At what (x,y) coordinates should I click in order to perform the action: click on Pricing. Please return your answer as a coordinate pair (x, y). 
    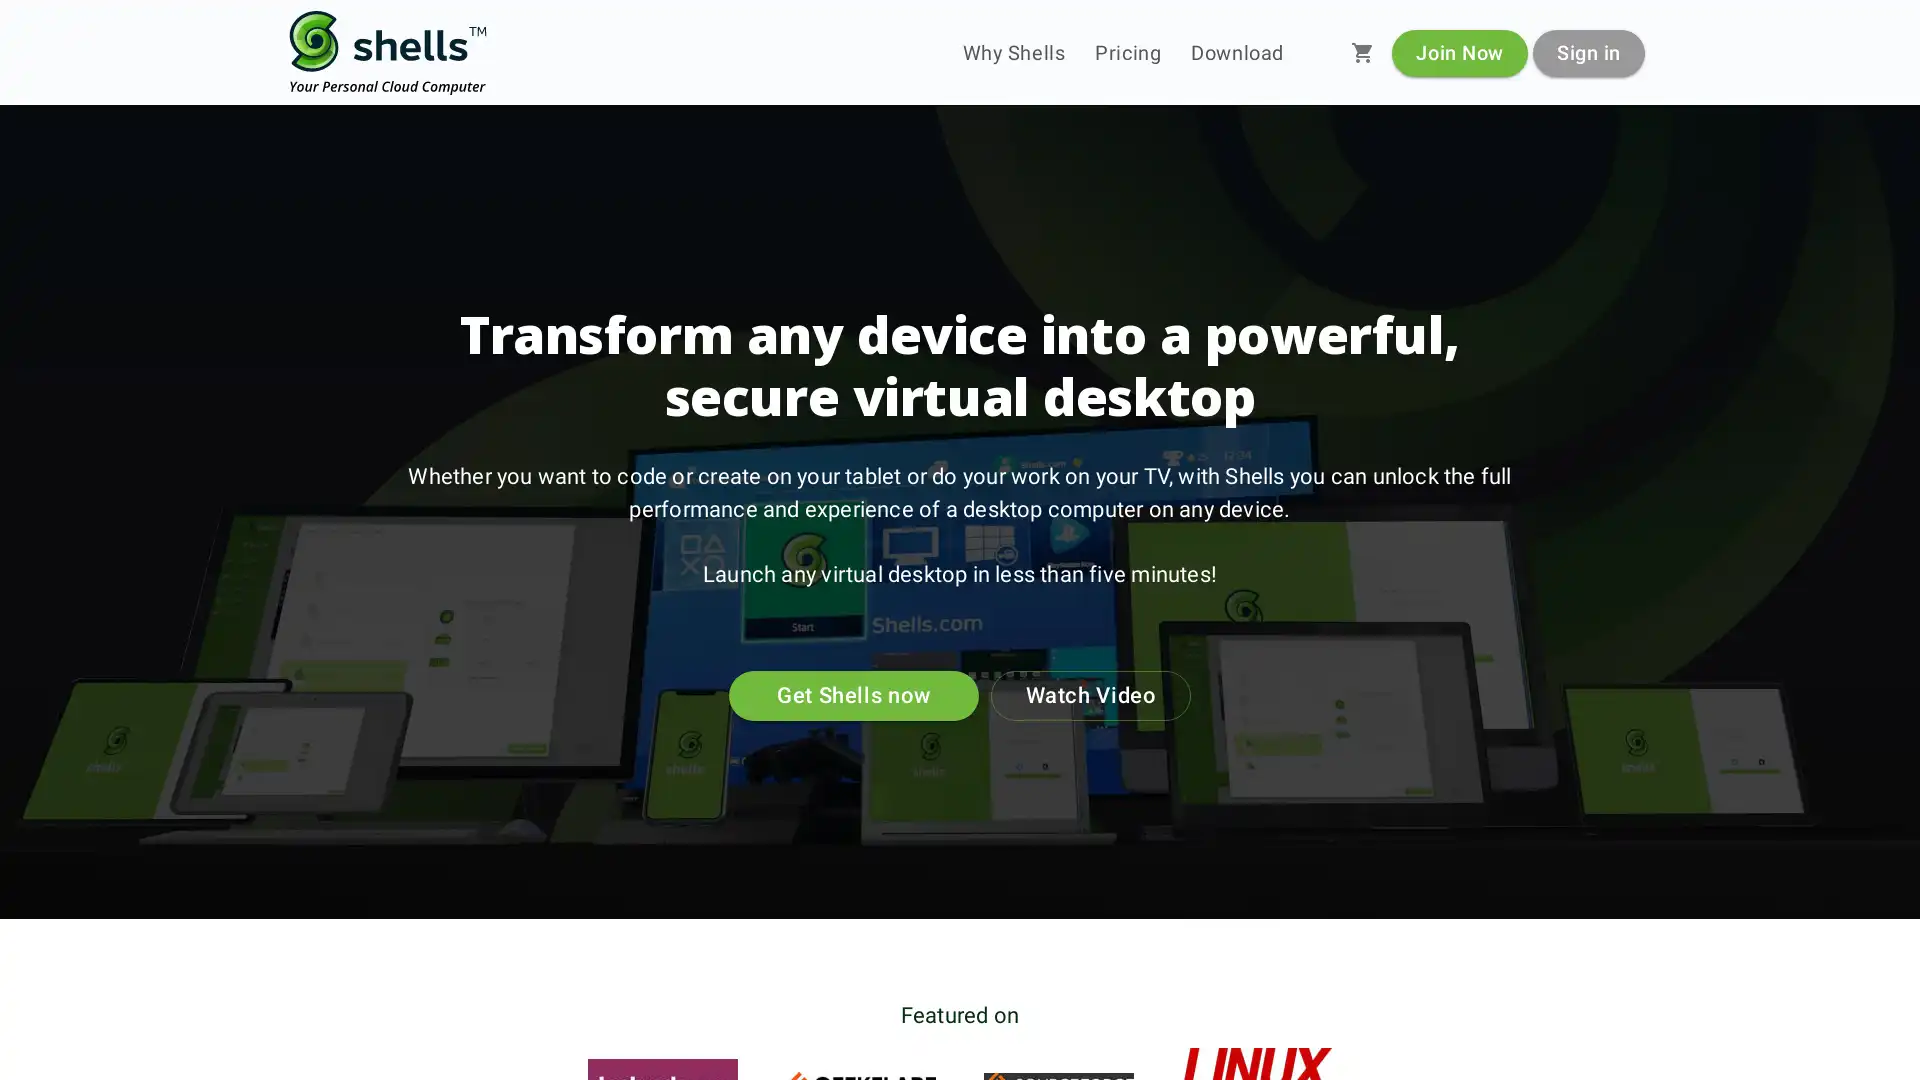
    Looking at the image, I should click on (1128, 52).